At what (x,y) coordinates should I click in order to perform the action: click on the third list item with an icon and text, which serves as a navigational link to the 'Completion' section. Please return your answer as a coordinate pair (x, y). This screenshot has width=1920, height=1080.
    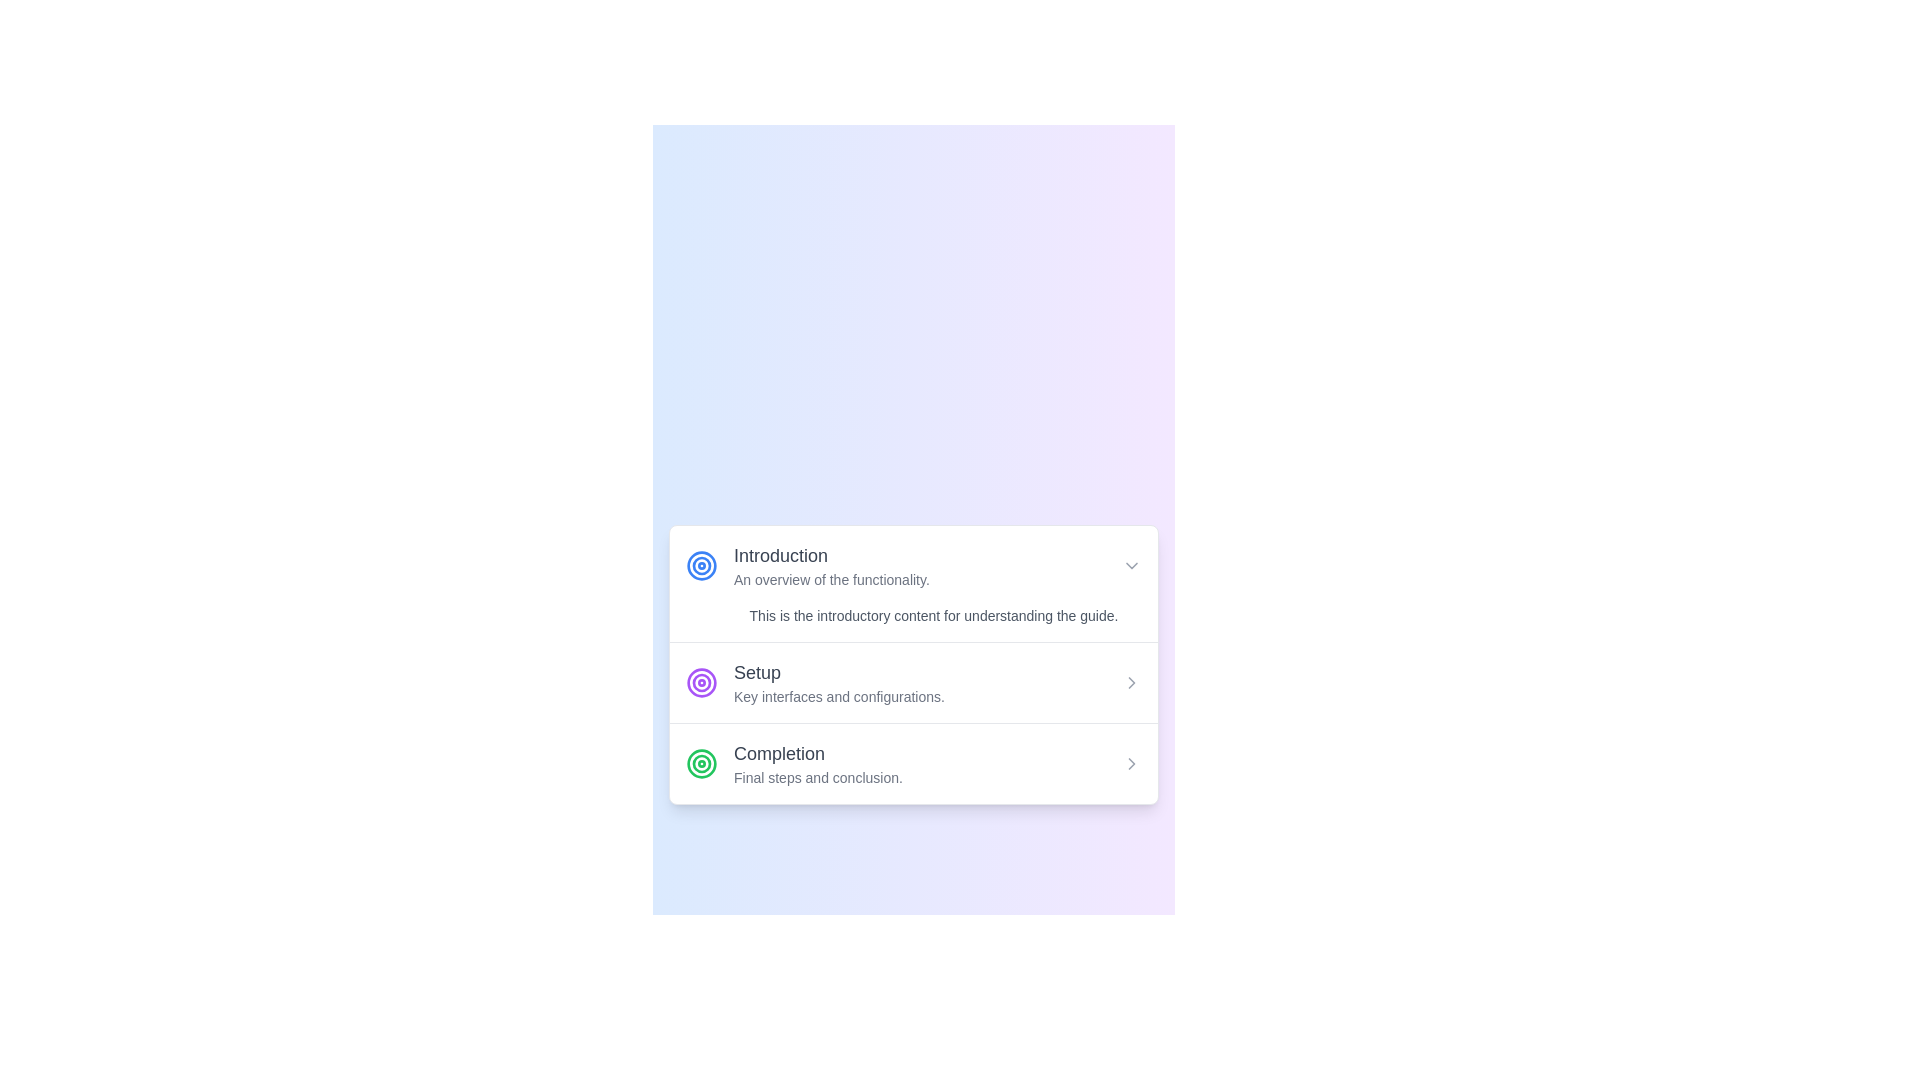
    Looking at the image, I should click on (793, 763).